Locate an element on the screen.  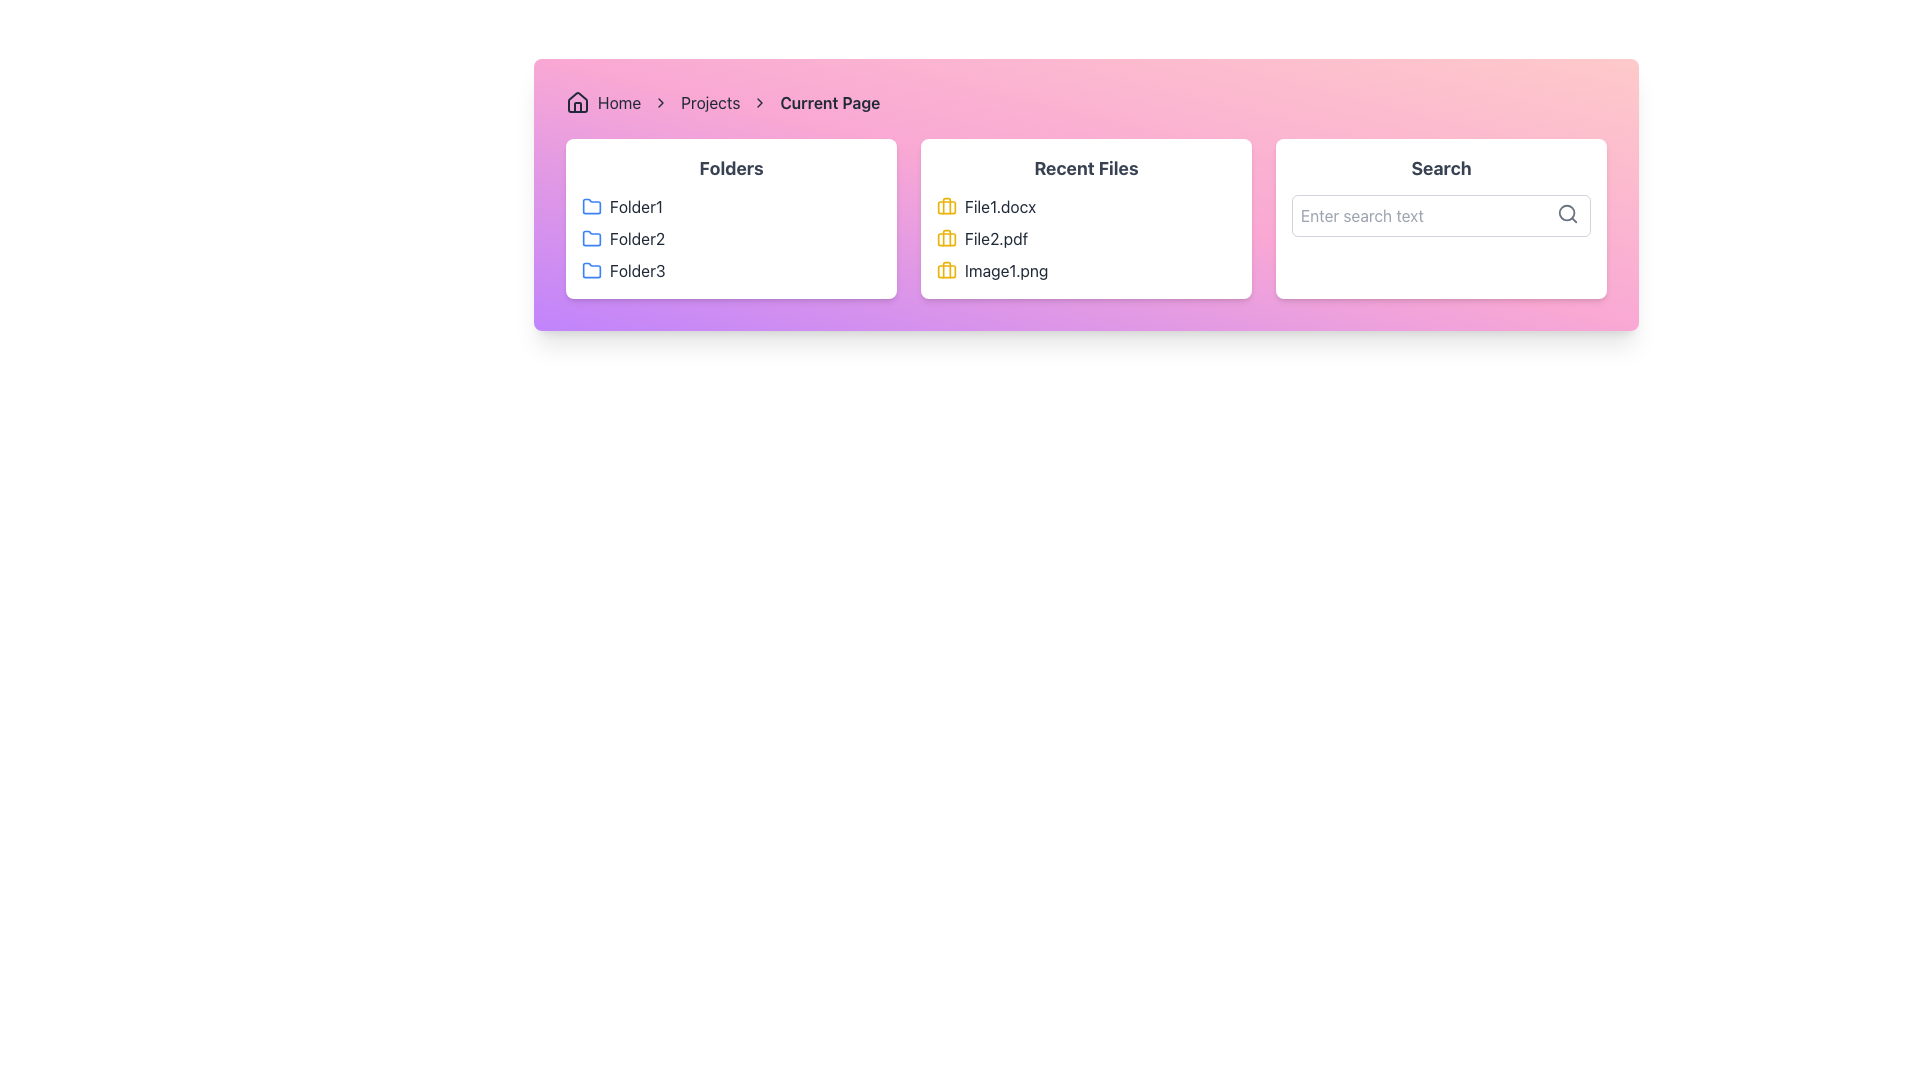
the folder icon representing 'Folder1' is located at coordinates (590, 207).